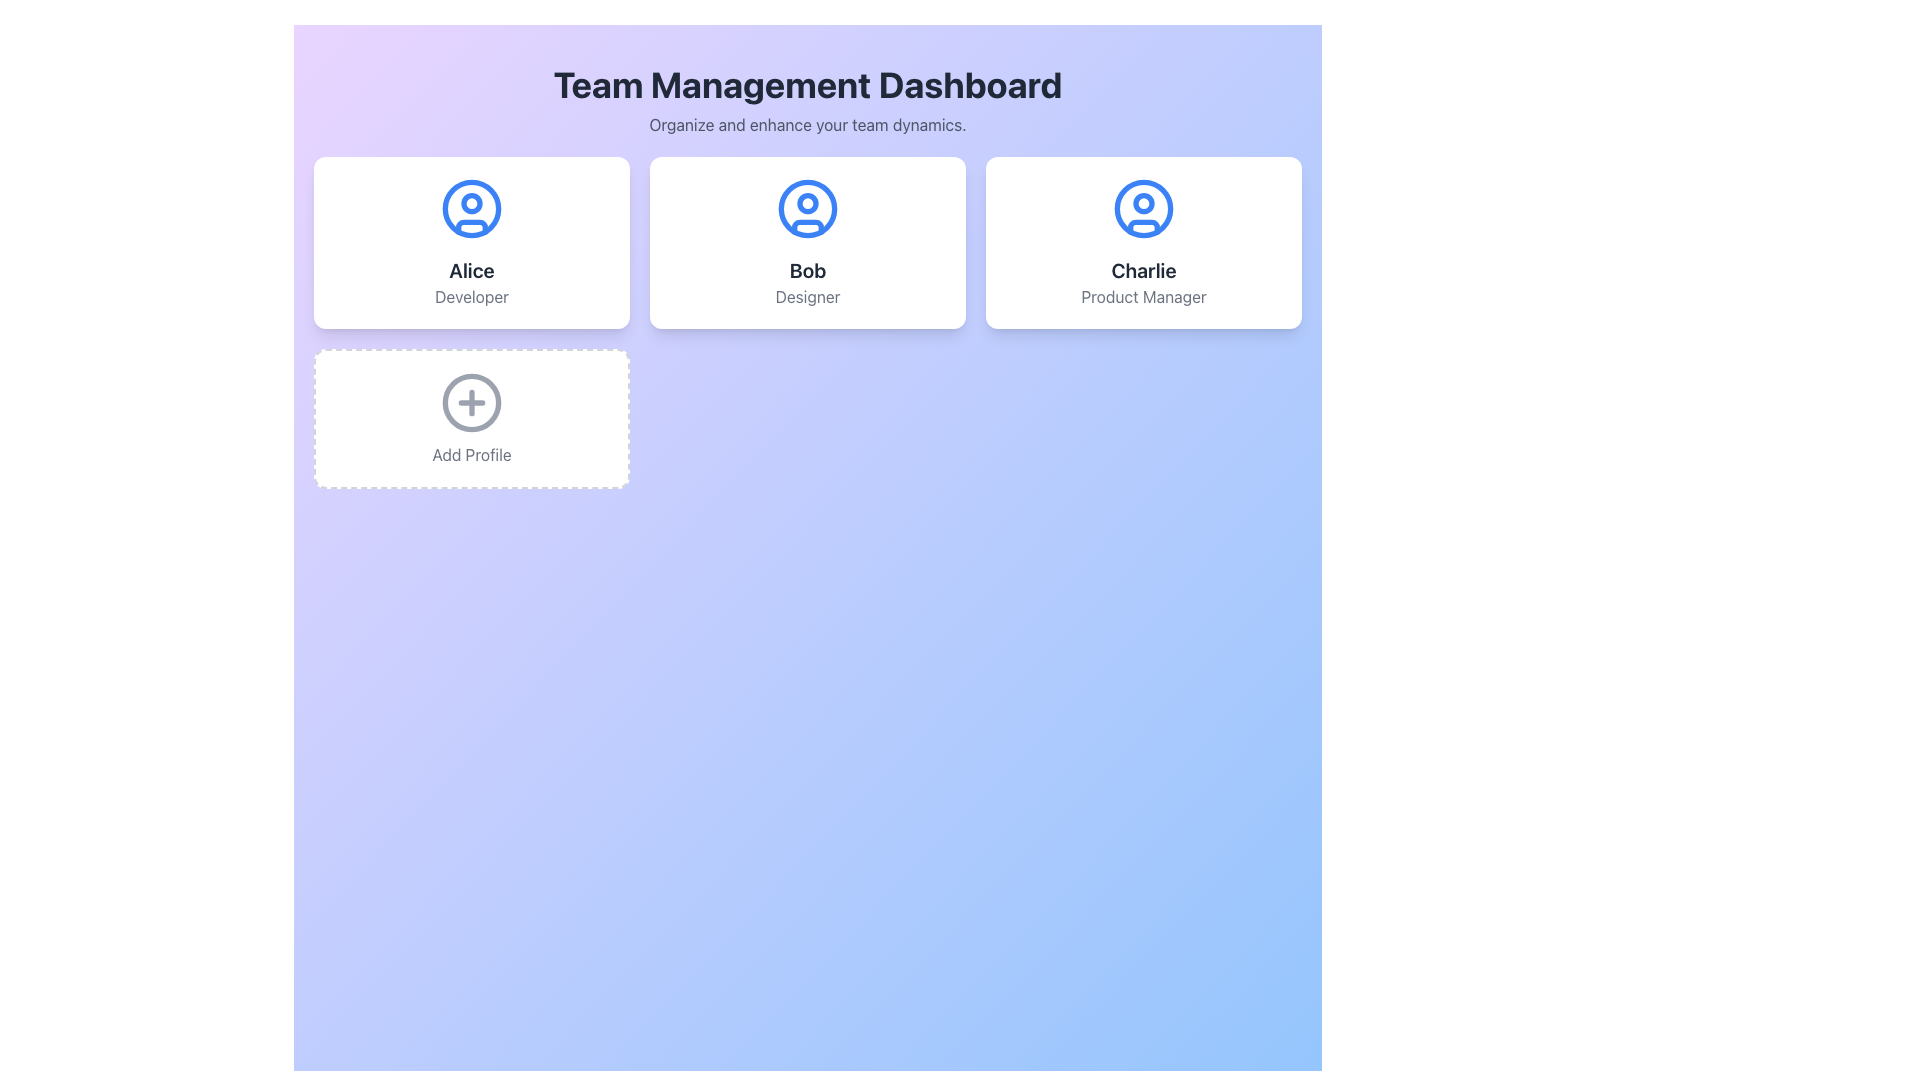 This screenshot has height=1080, width=1920. I want to click on the SVG circle element representing the user avatar on Charlie's profile card, located in the top portion of the third card in the second row, so click(1143, 208).